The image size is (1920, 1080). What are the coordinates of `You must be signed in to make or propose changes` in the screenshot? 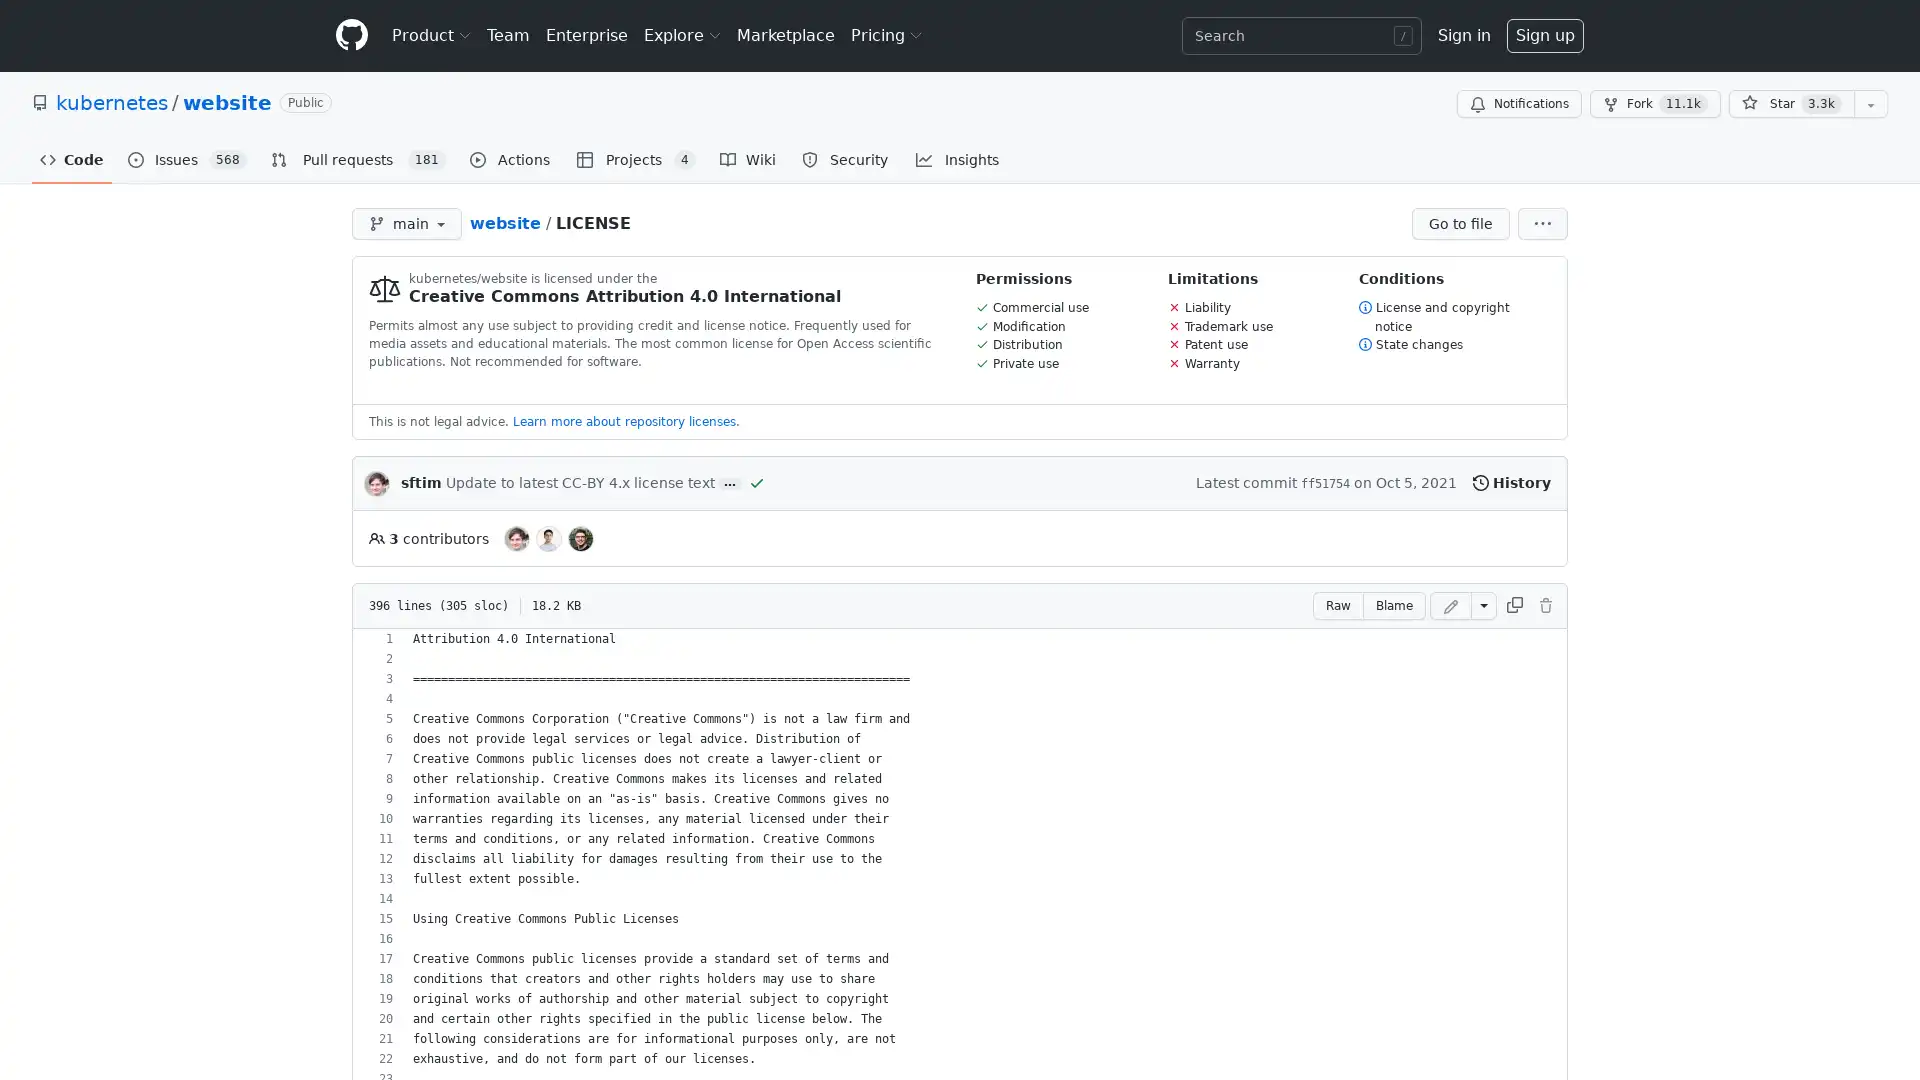 It's located at (1450, 604).